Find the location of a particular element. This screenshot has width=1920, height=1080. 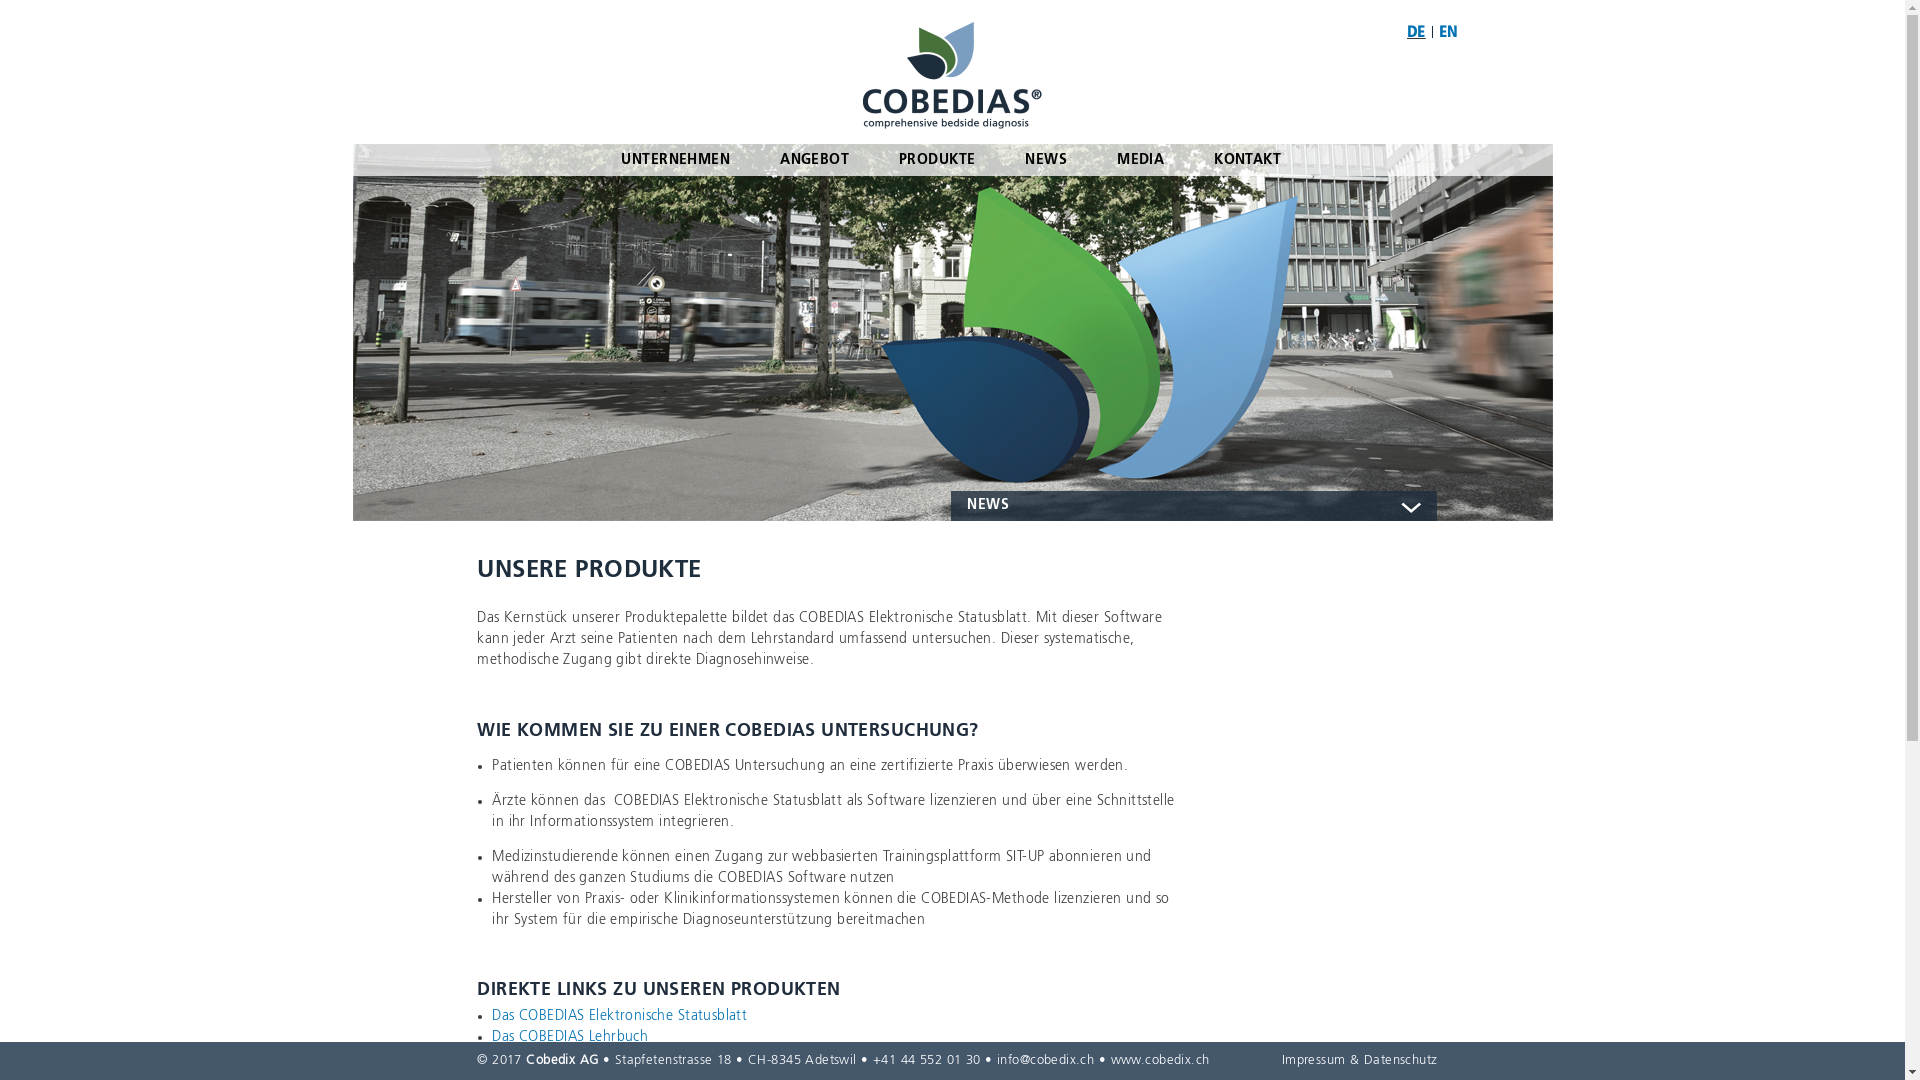

'Das COBEDIAS Elektronische Statusblatt' is located at coordinates (618, 1015).